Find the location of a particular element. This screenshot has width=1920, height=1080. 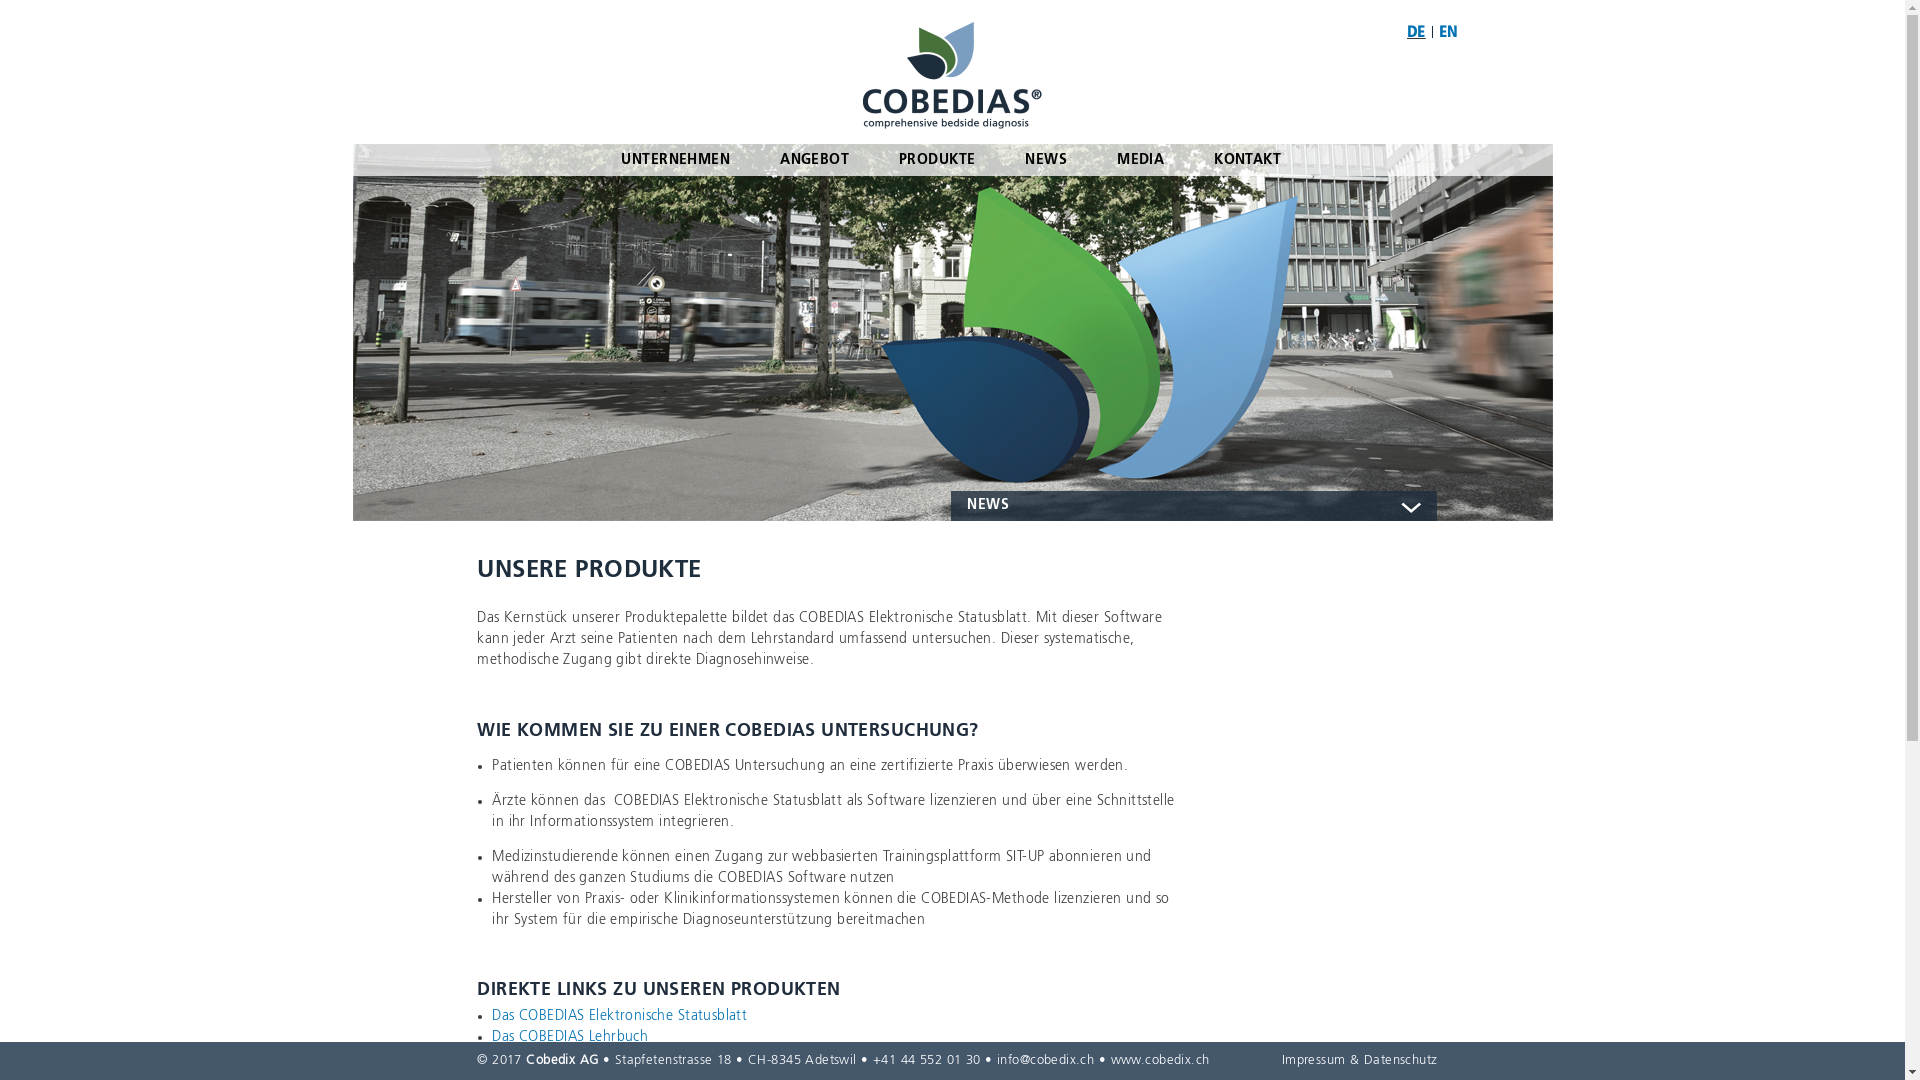

'Das COBEDIAS Elektronische Statusblatt' is located at coordinates (618, 1015).